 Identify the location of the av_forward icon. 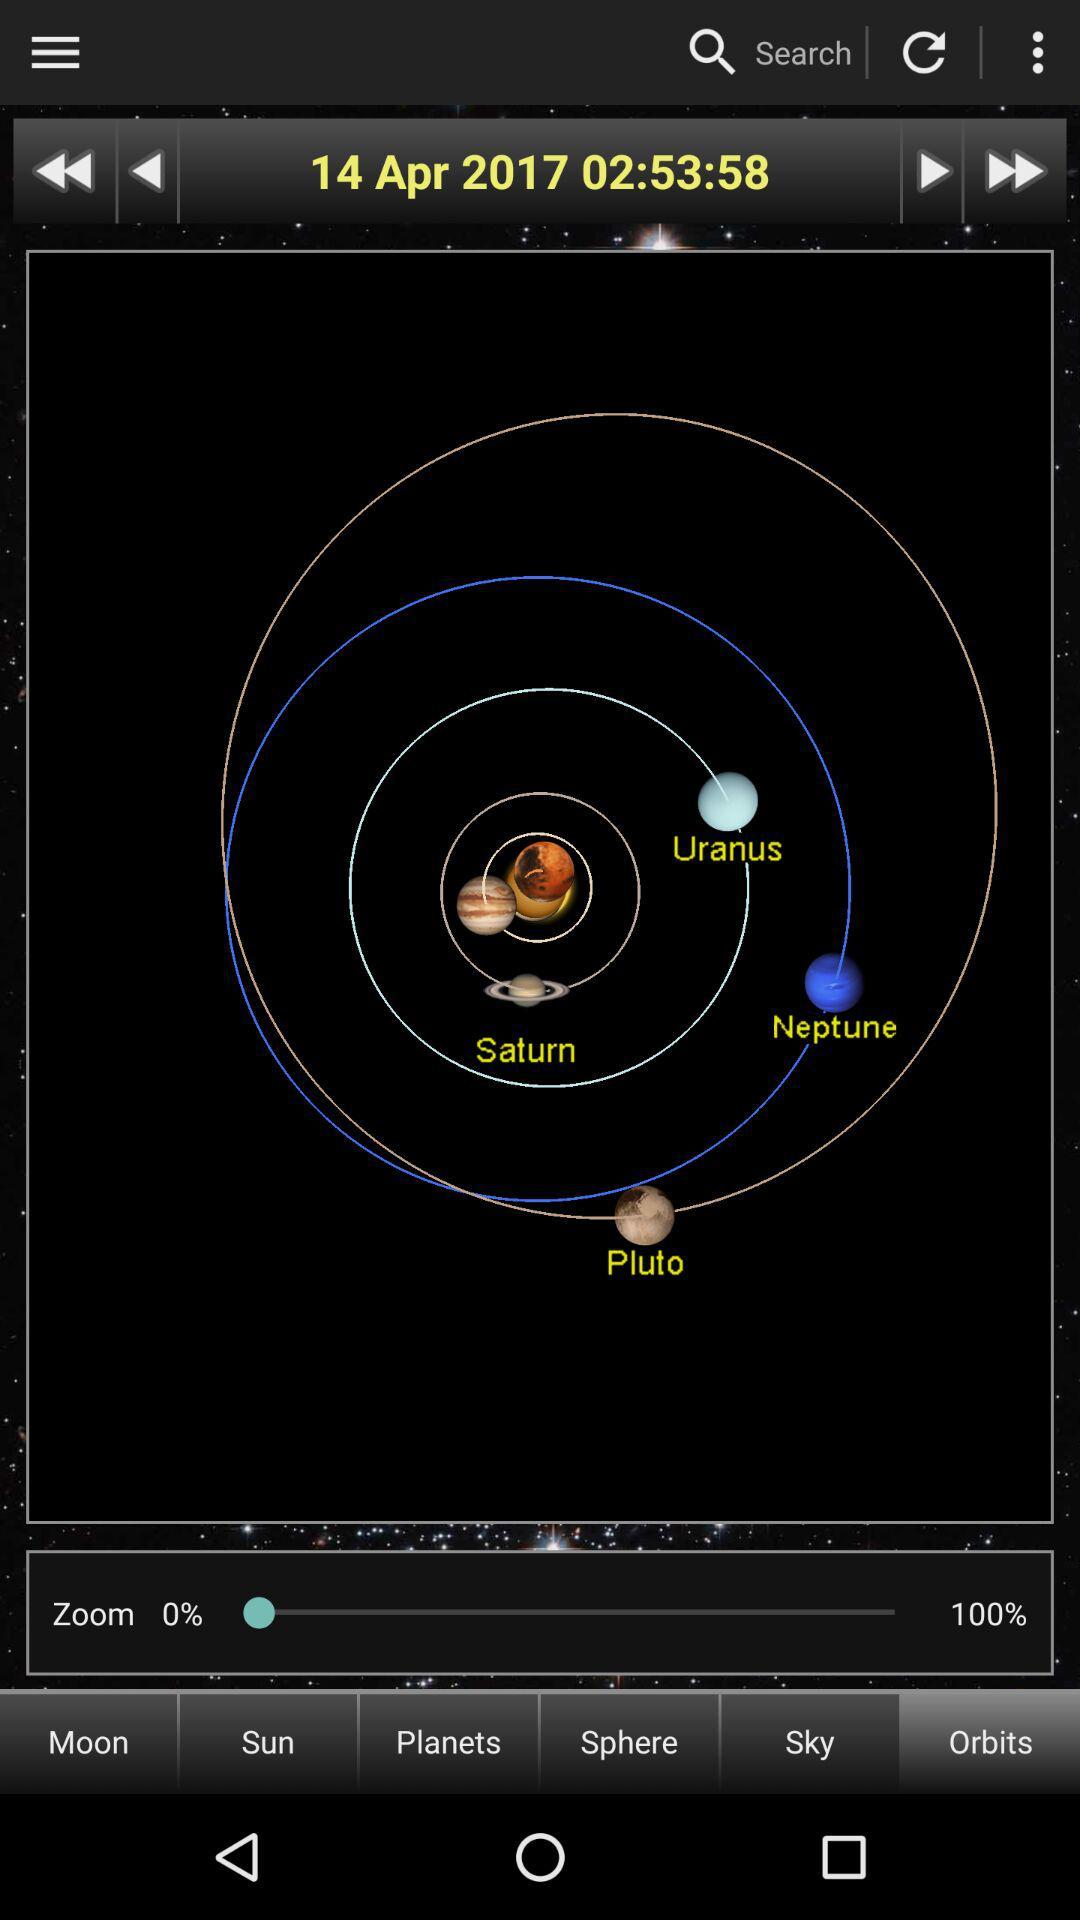
(1015, 171).